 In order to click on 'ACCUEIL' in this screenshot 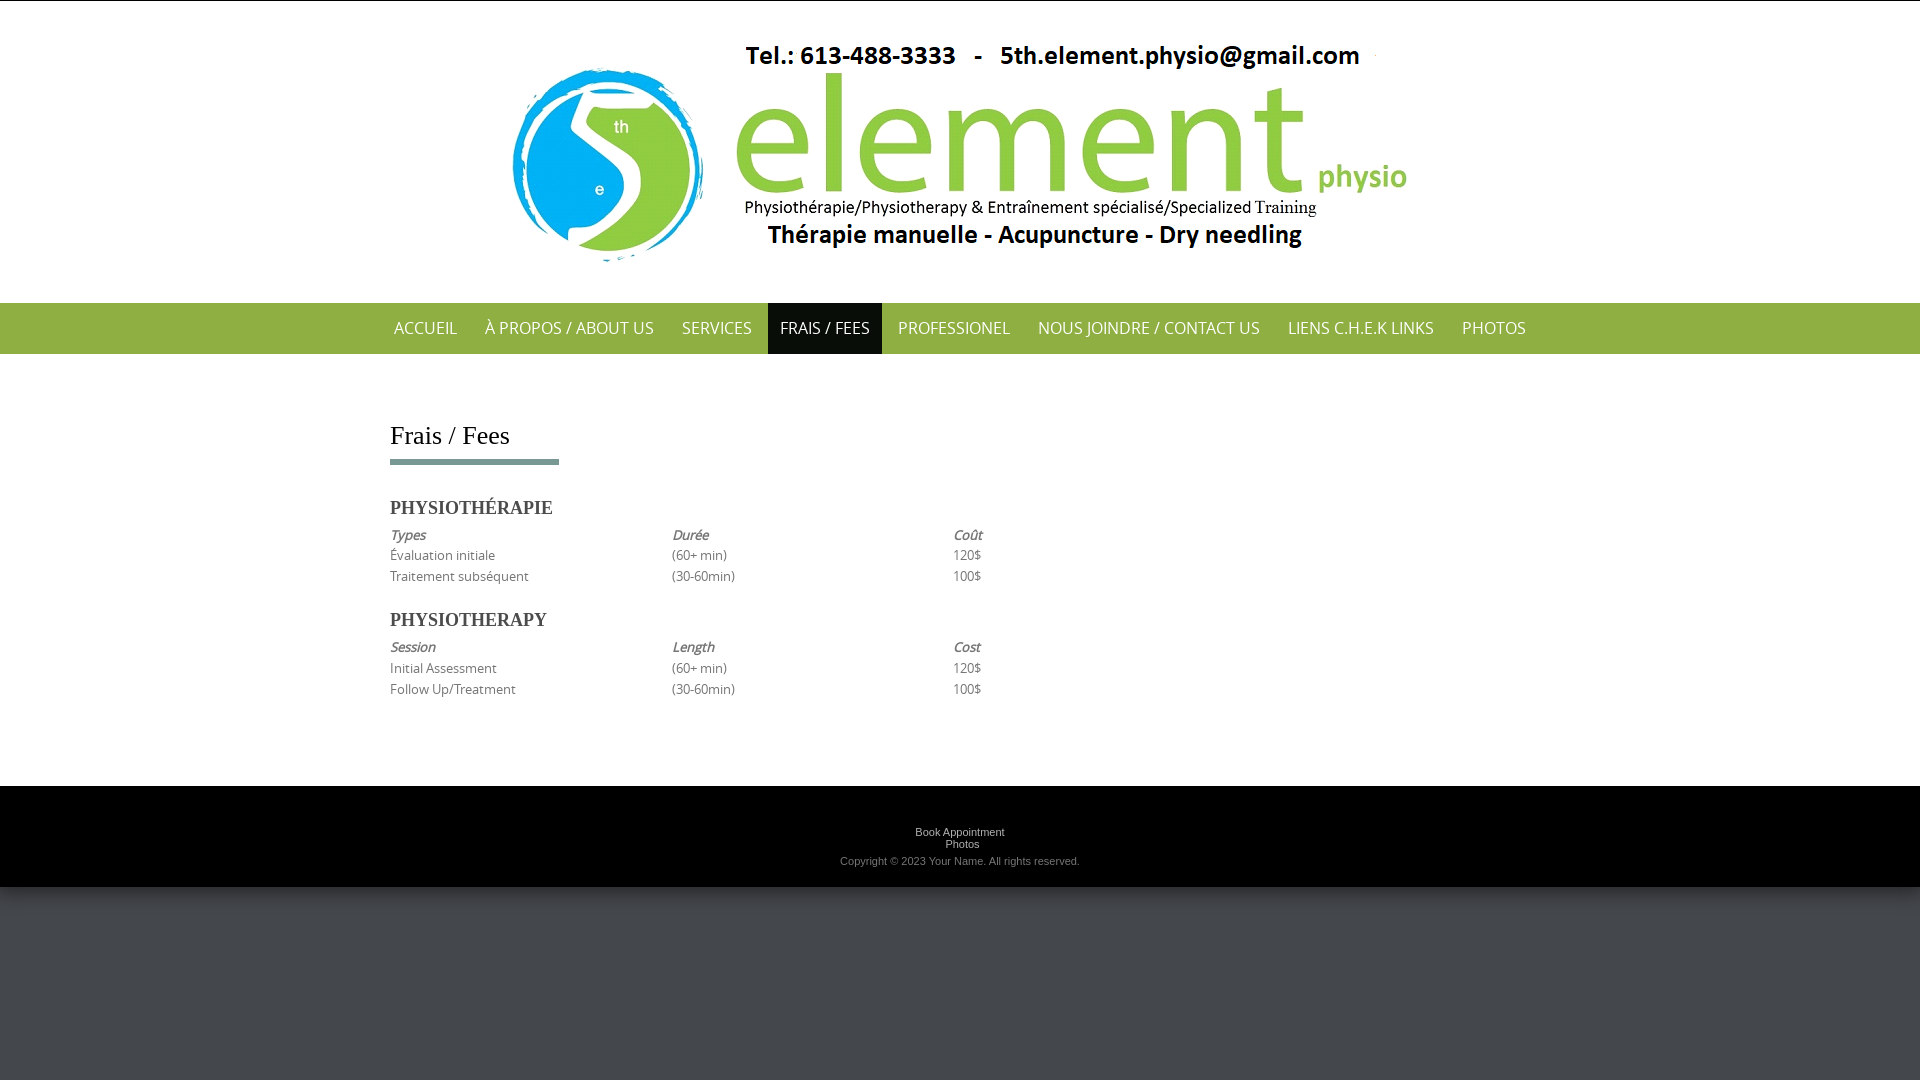, I will do `click(424, 327)`.